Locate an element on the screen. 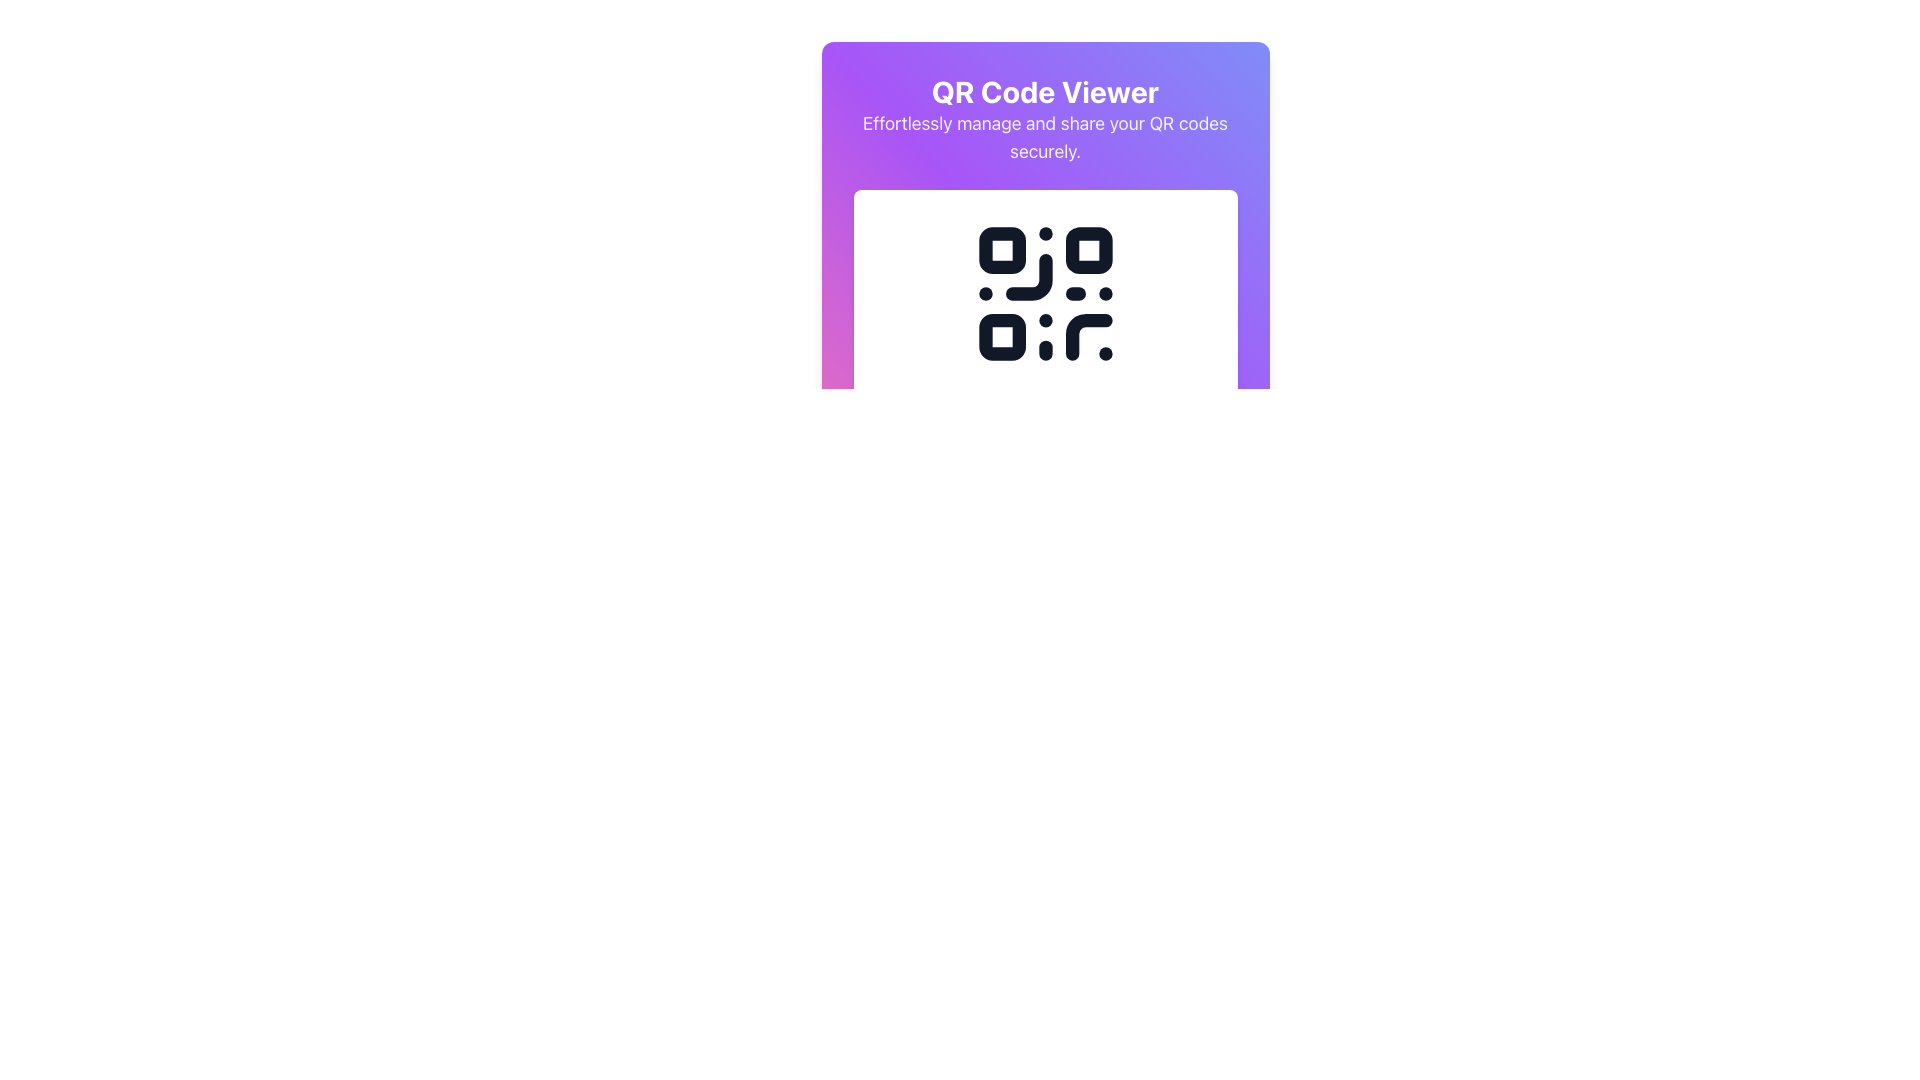  on the centrally located QR Code Display element with a minimalist black design, which is part of a gradient purple-to-pink background is located at coordinates (1044, 288).